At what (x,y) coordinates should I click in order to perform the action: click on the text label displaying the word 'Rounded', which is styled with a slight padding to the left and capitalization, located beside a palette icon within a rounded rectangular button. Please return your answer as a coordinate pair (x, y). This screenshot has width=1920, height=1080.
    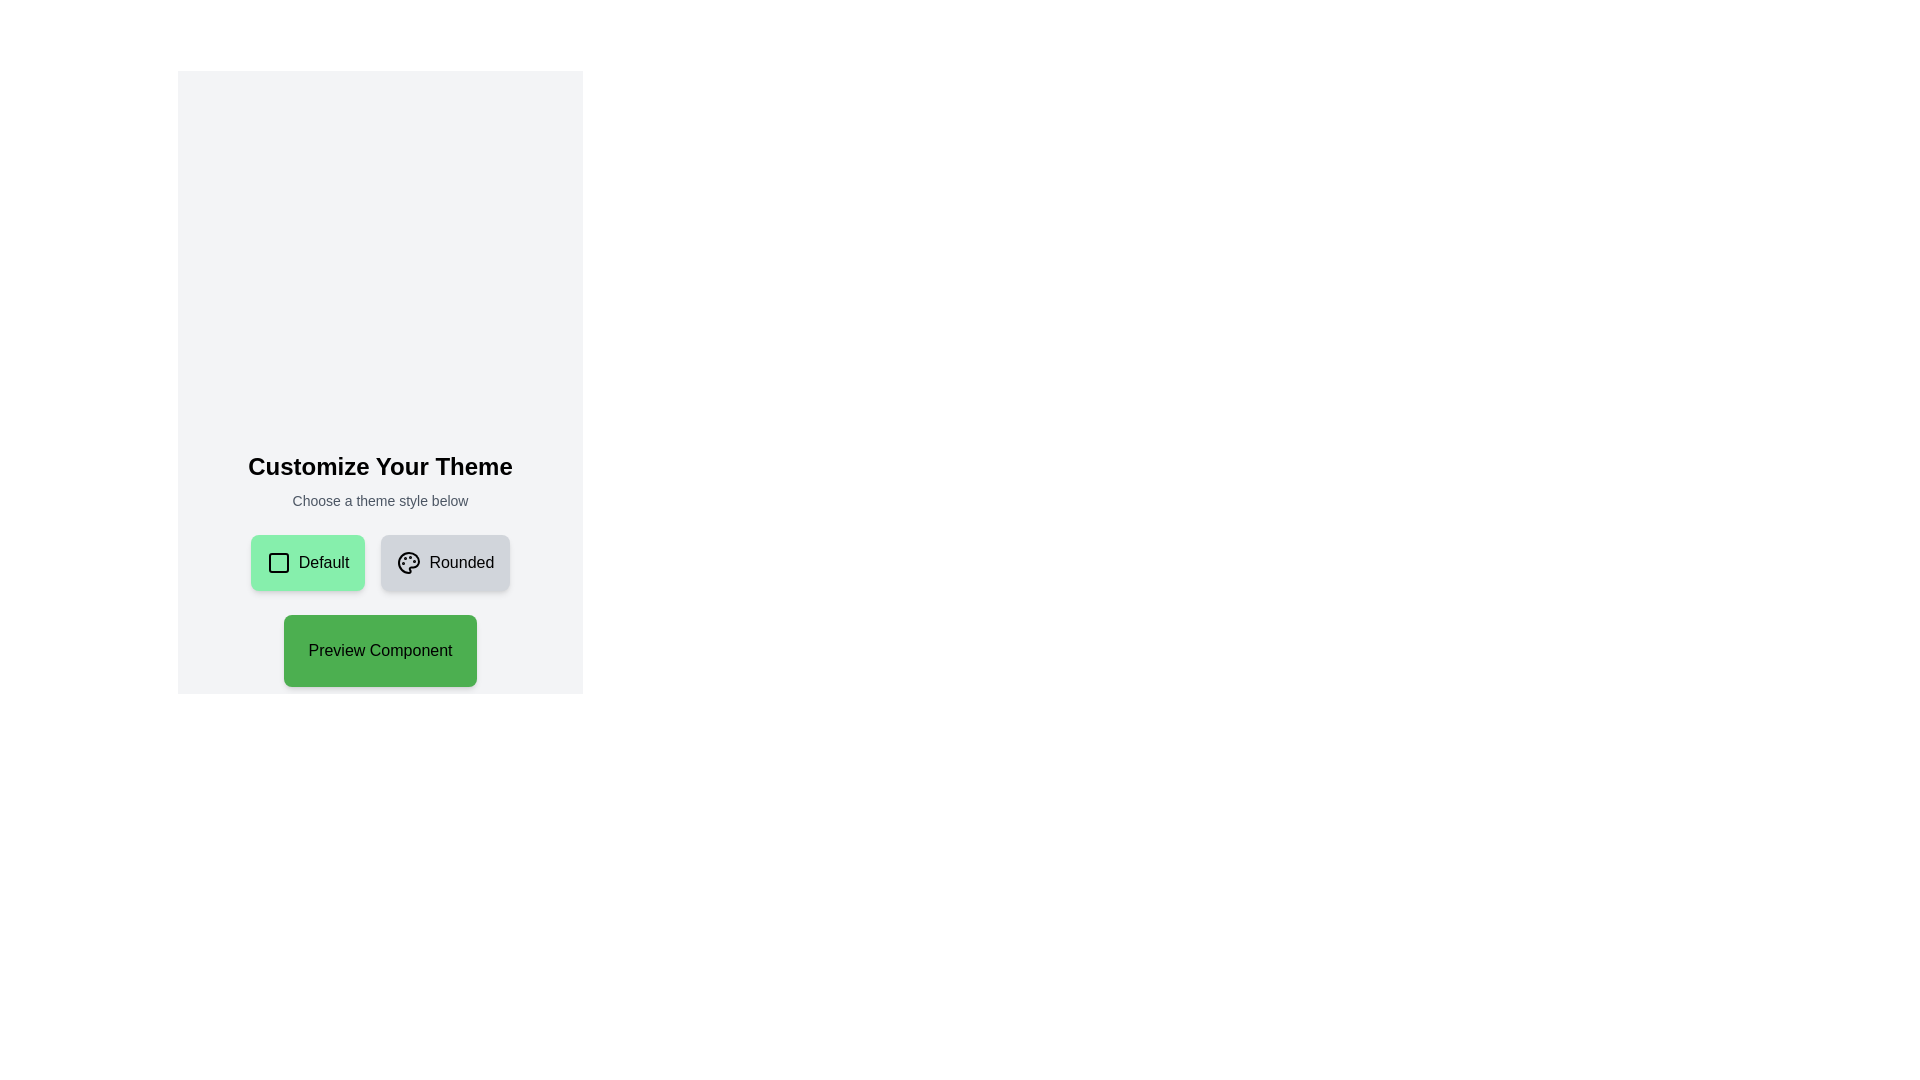
    Looking at the image, I should click on (460, 563).